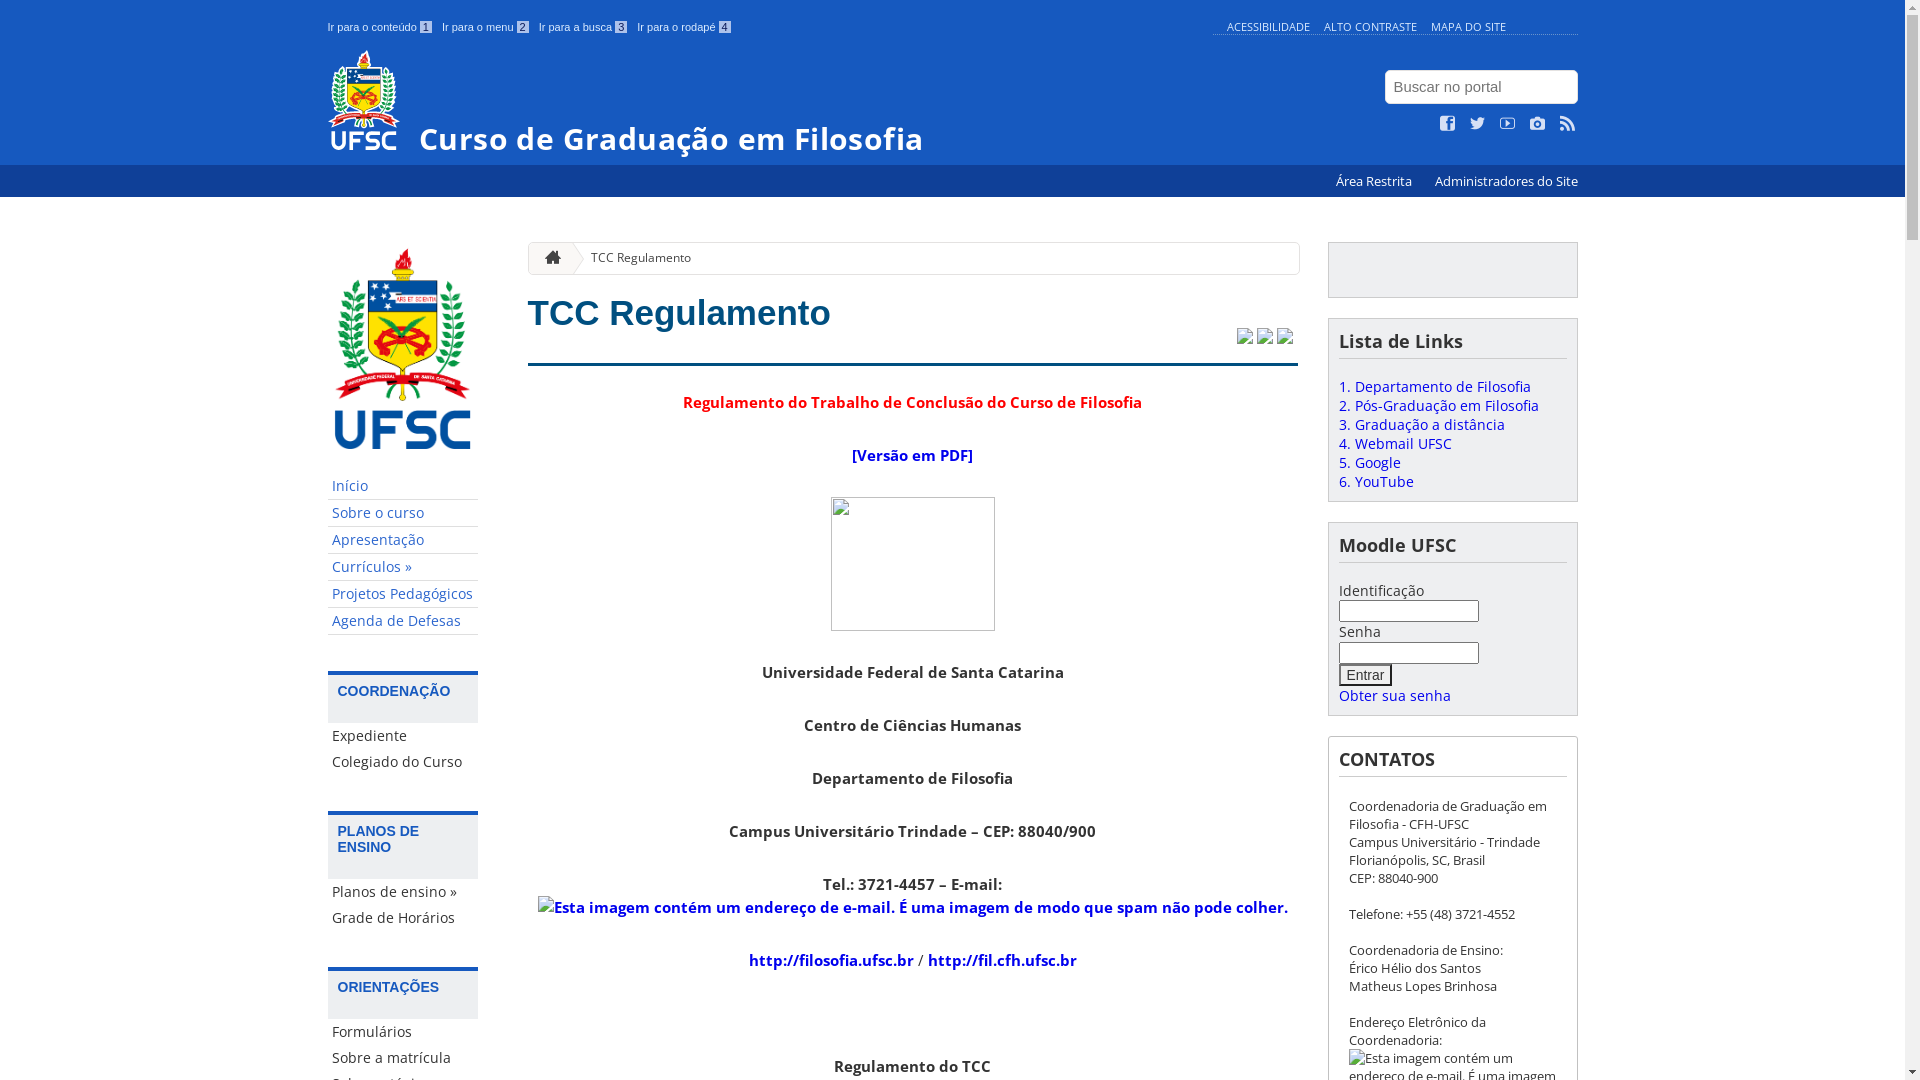  Describe the element at coordinates (1393, 442) in the screenshot. I see `'4. Webmail UFSC'` at that location.